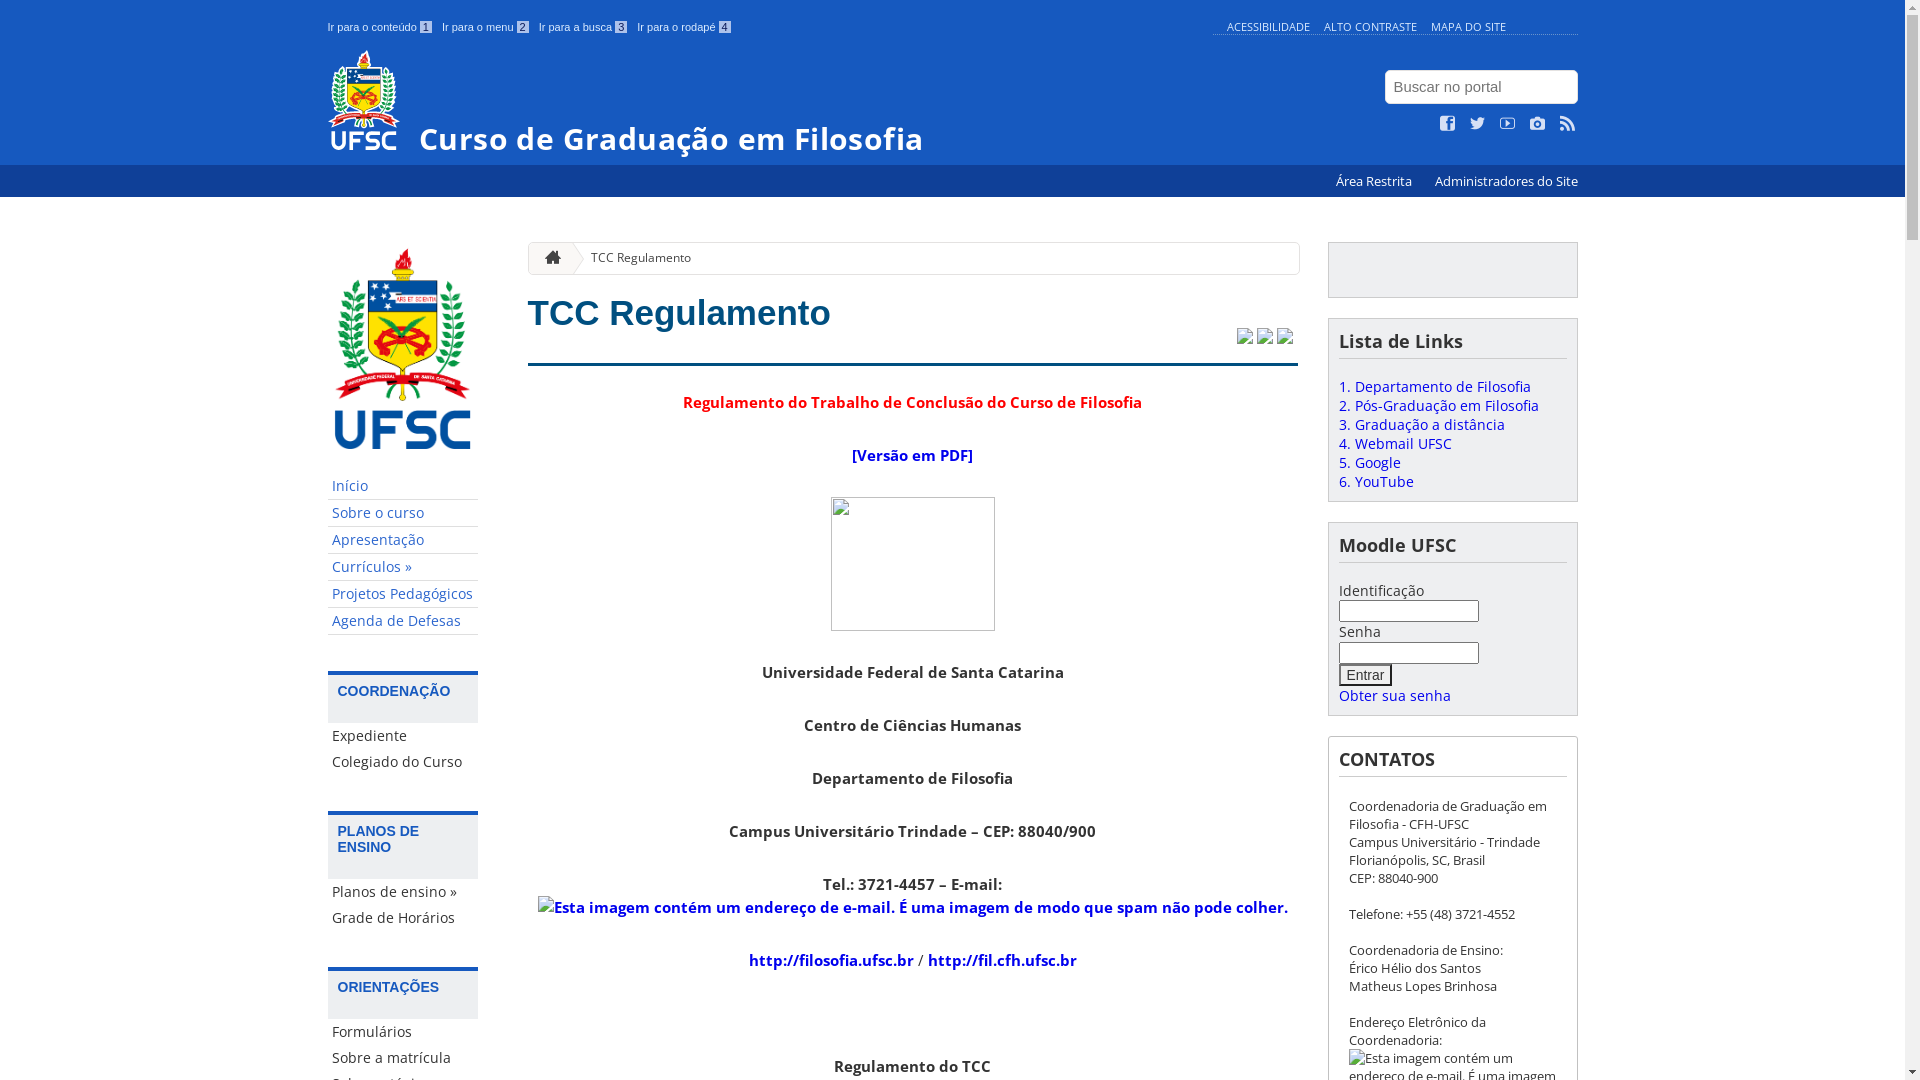  Describe the element at coordinates (1393, 442) in the screenshot. I see `'4. Webmail UFSC'` at that location.